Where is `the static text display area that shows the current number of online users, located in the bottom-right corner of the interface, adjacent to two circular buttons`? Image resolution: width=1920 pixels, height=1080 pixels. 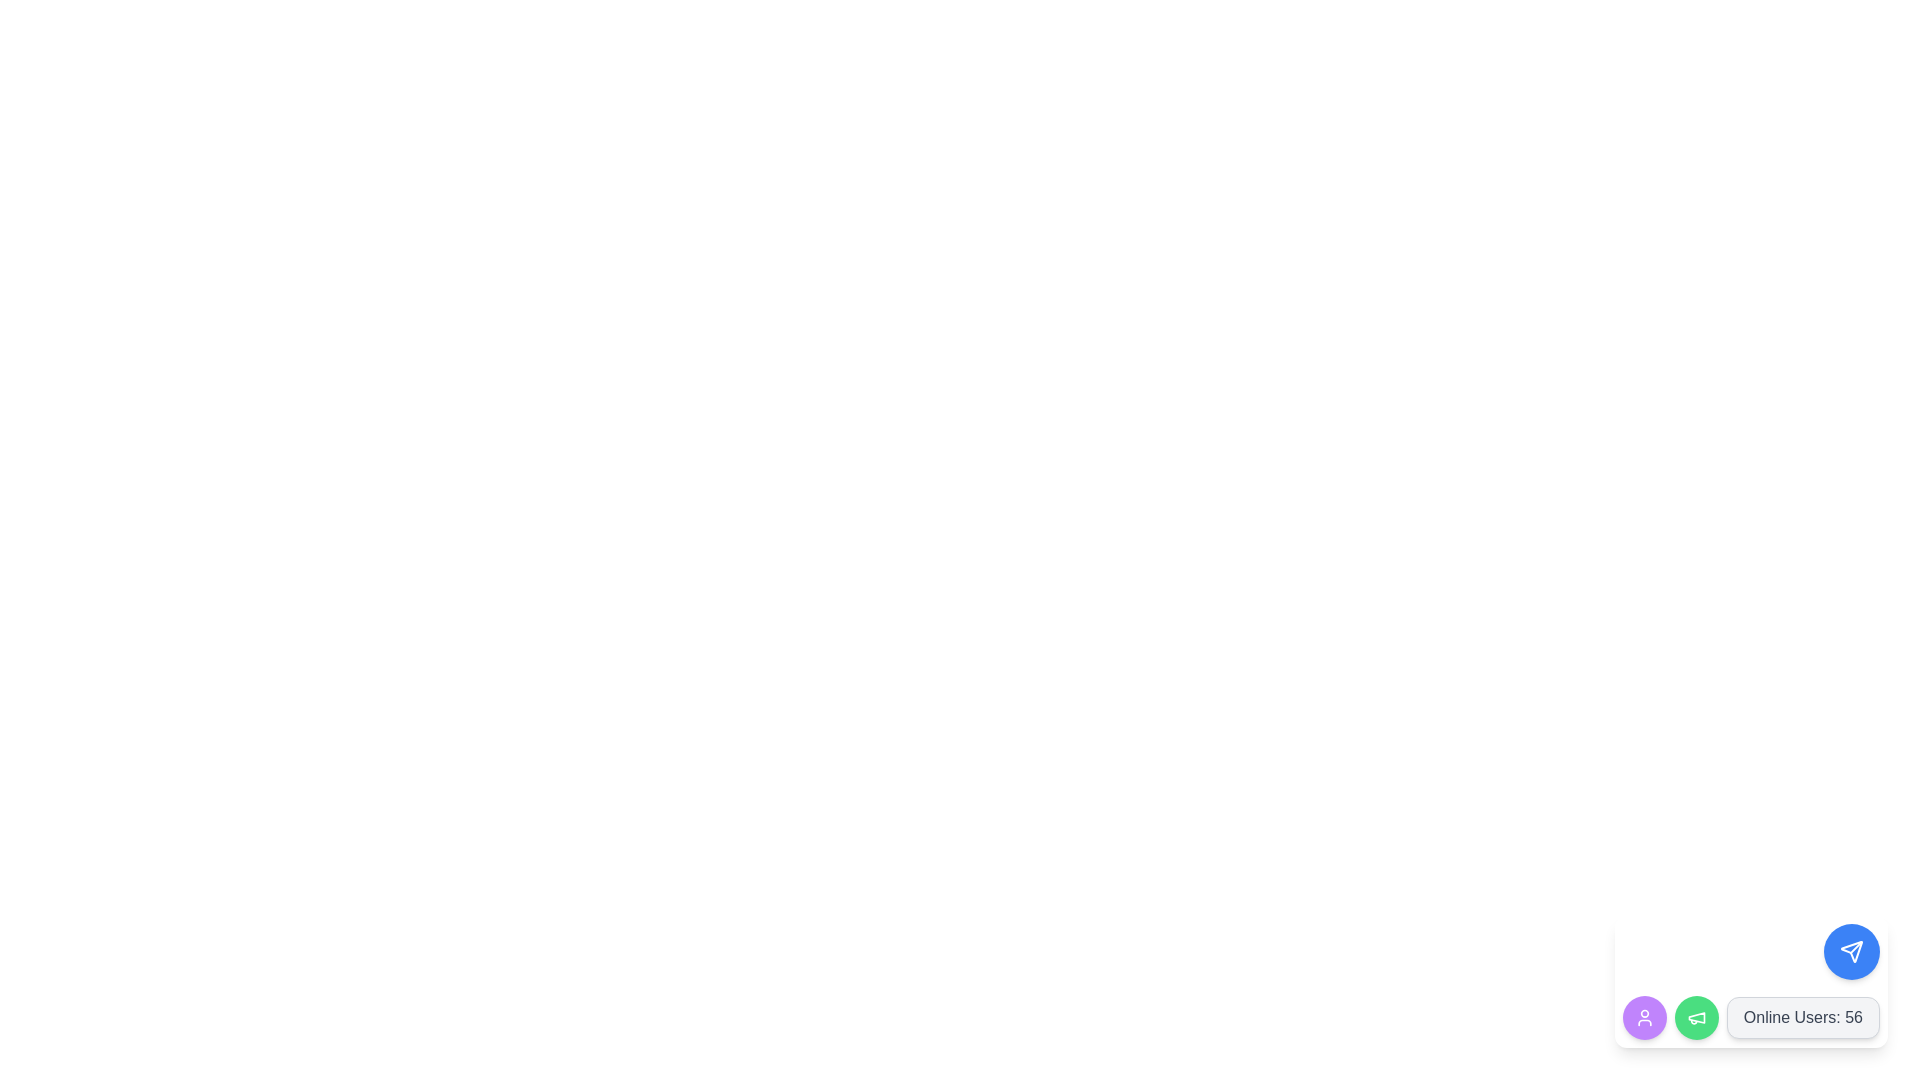
the static text display area that shows the current number of online users, located in the bottom-right corner of the interface, adjacent to two circular buttons is located at coordinates (1750, 1018).